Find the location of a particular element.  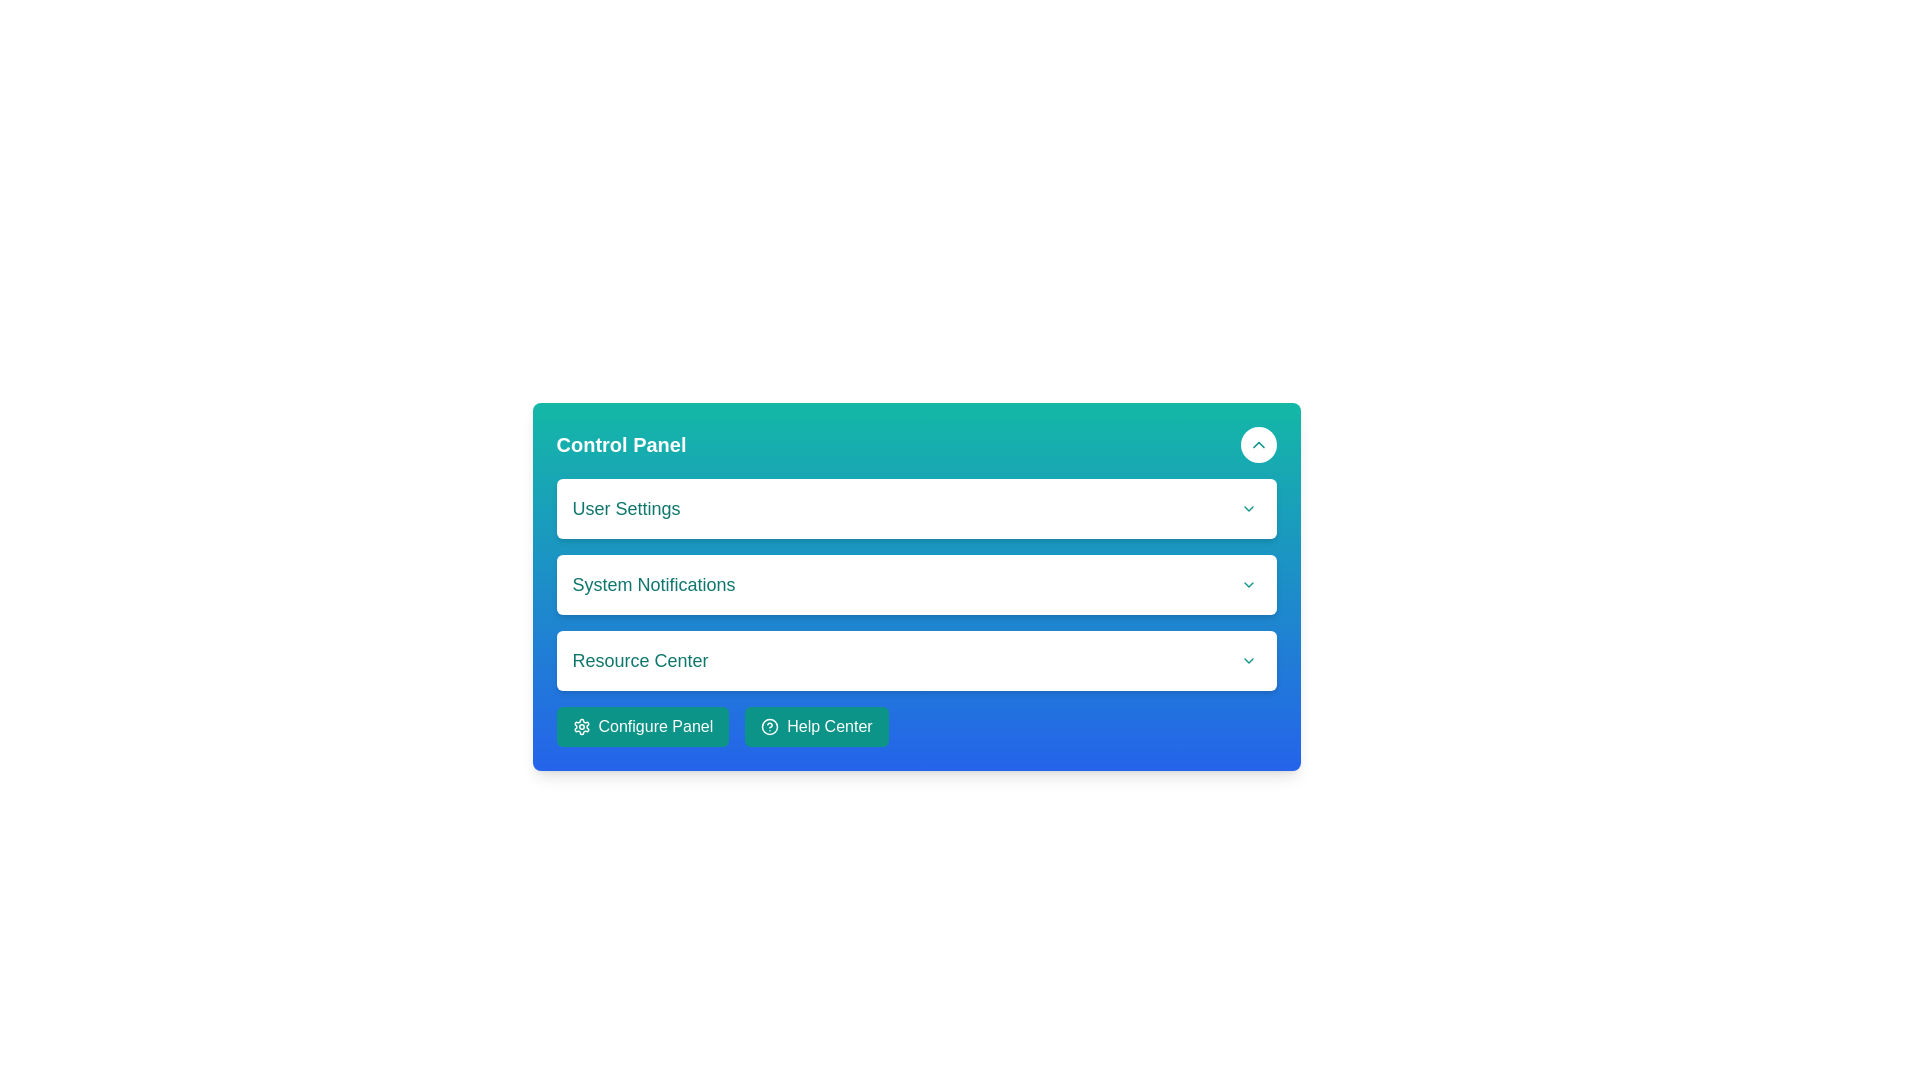

text label that serves as a title or header for the current panel, located near the top-left corner of the horizontal bar in the interface is located at coordinates (620, 443).